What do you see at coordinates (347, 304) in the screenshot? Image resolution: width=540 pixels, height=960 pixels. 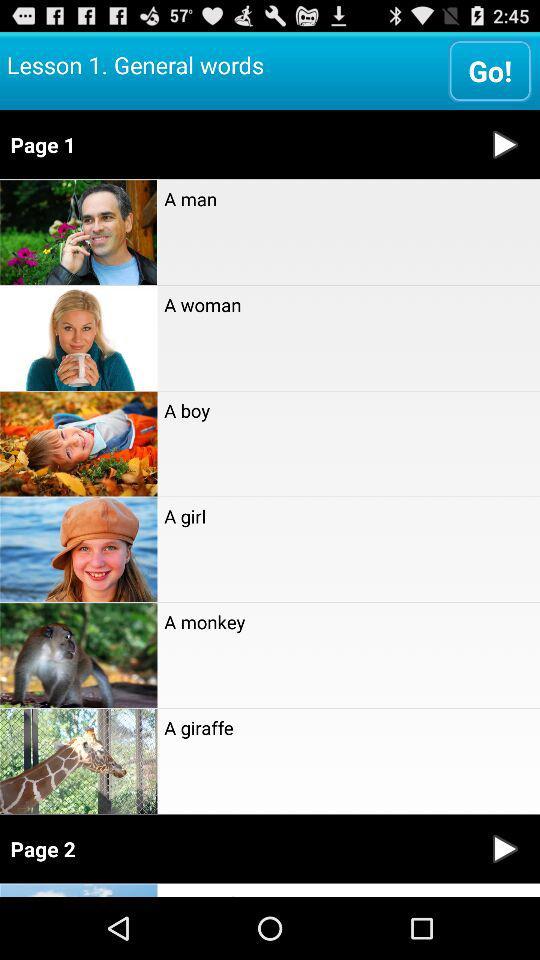 I see `the a woman item` at bounding box center [347, 304].